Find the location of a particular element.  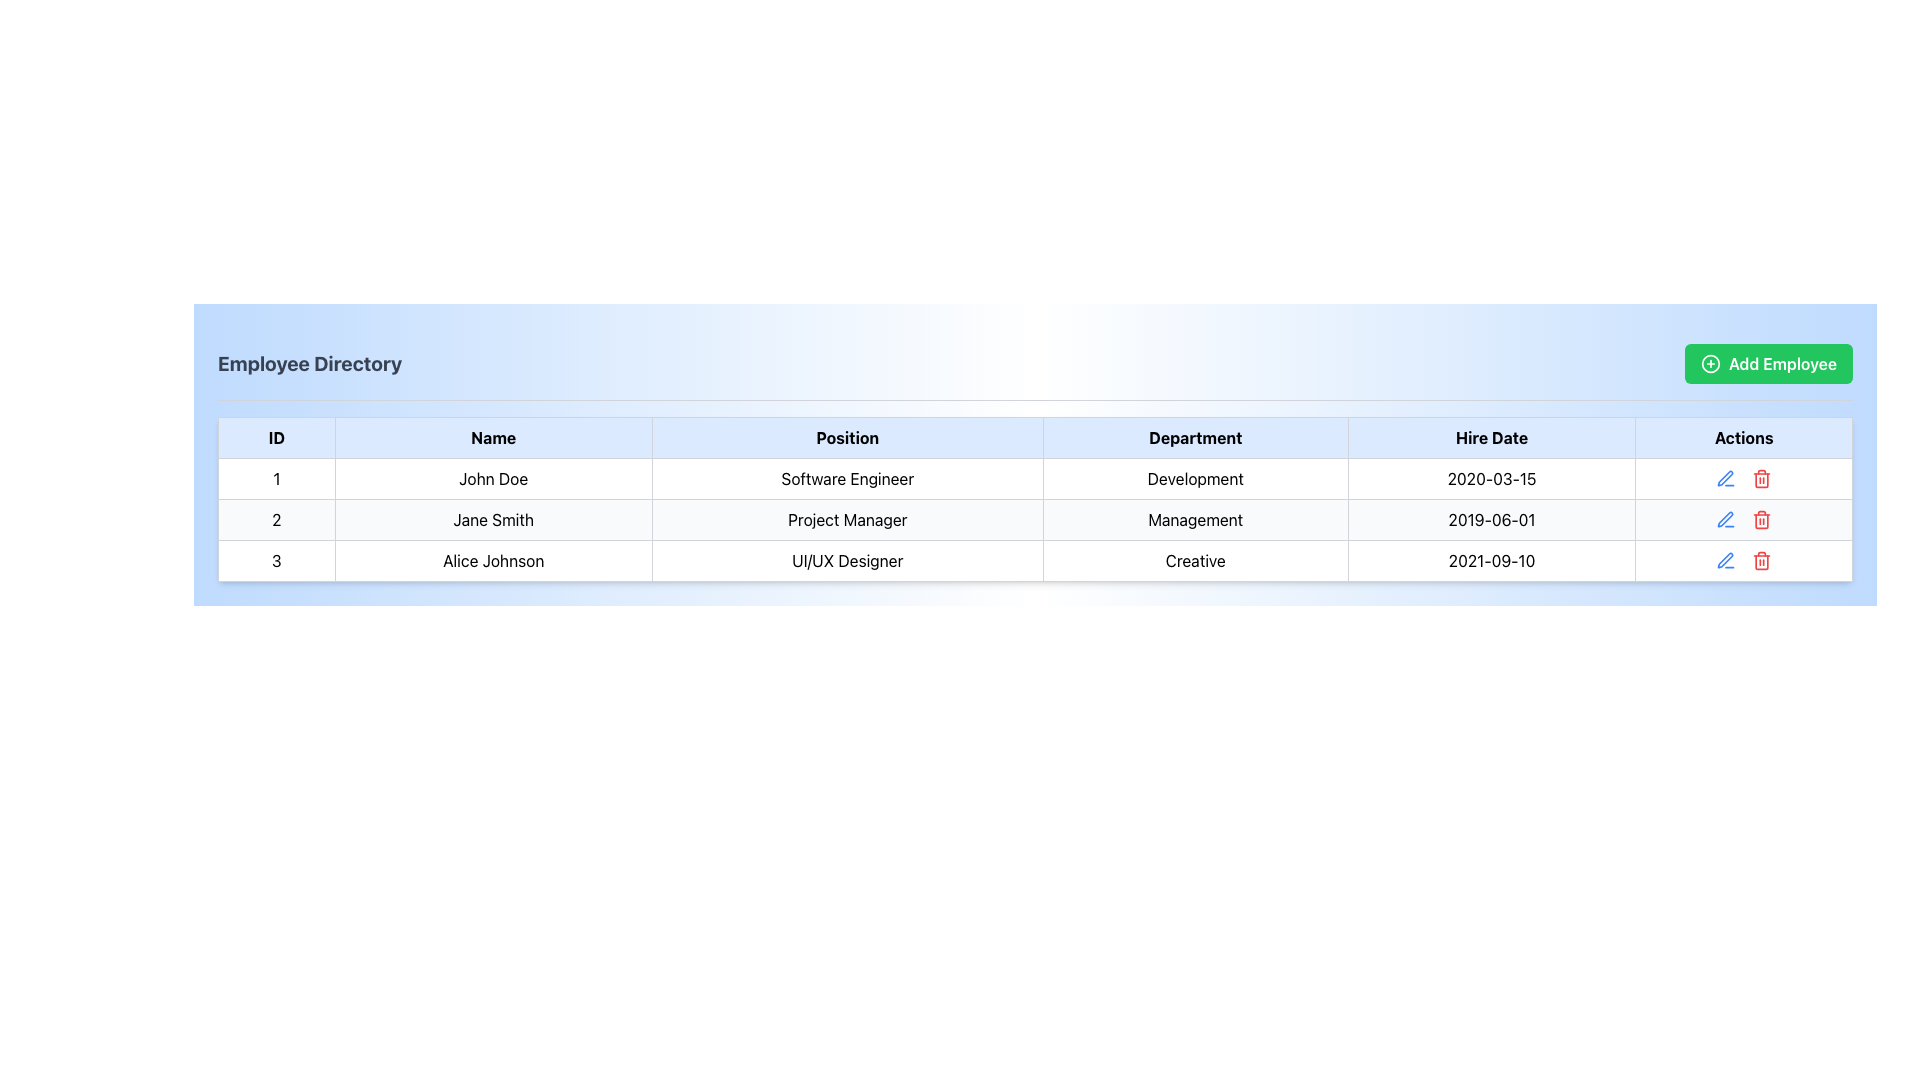

the static text cell displaying the department name for the employee entry labeled 'Alice Johnson' in the fourth column of the third row of the table is located at coordinates (1195, 560).